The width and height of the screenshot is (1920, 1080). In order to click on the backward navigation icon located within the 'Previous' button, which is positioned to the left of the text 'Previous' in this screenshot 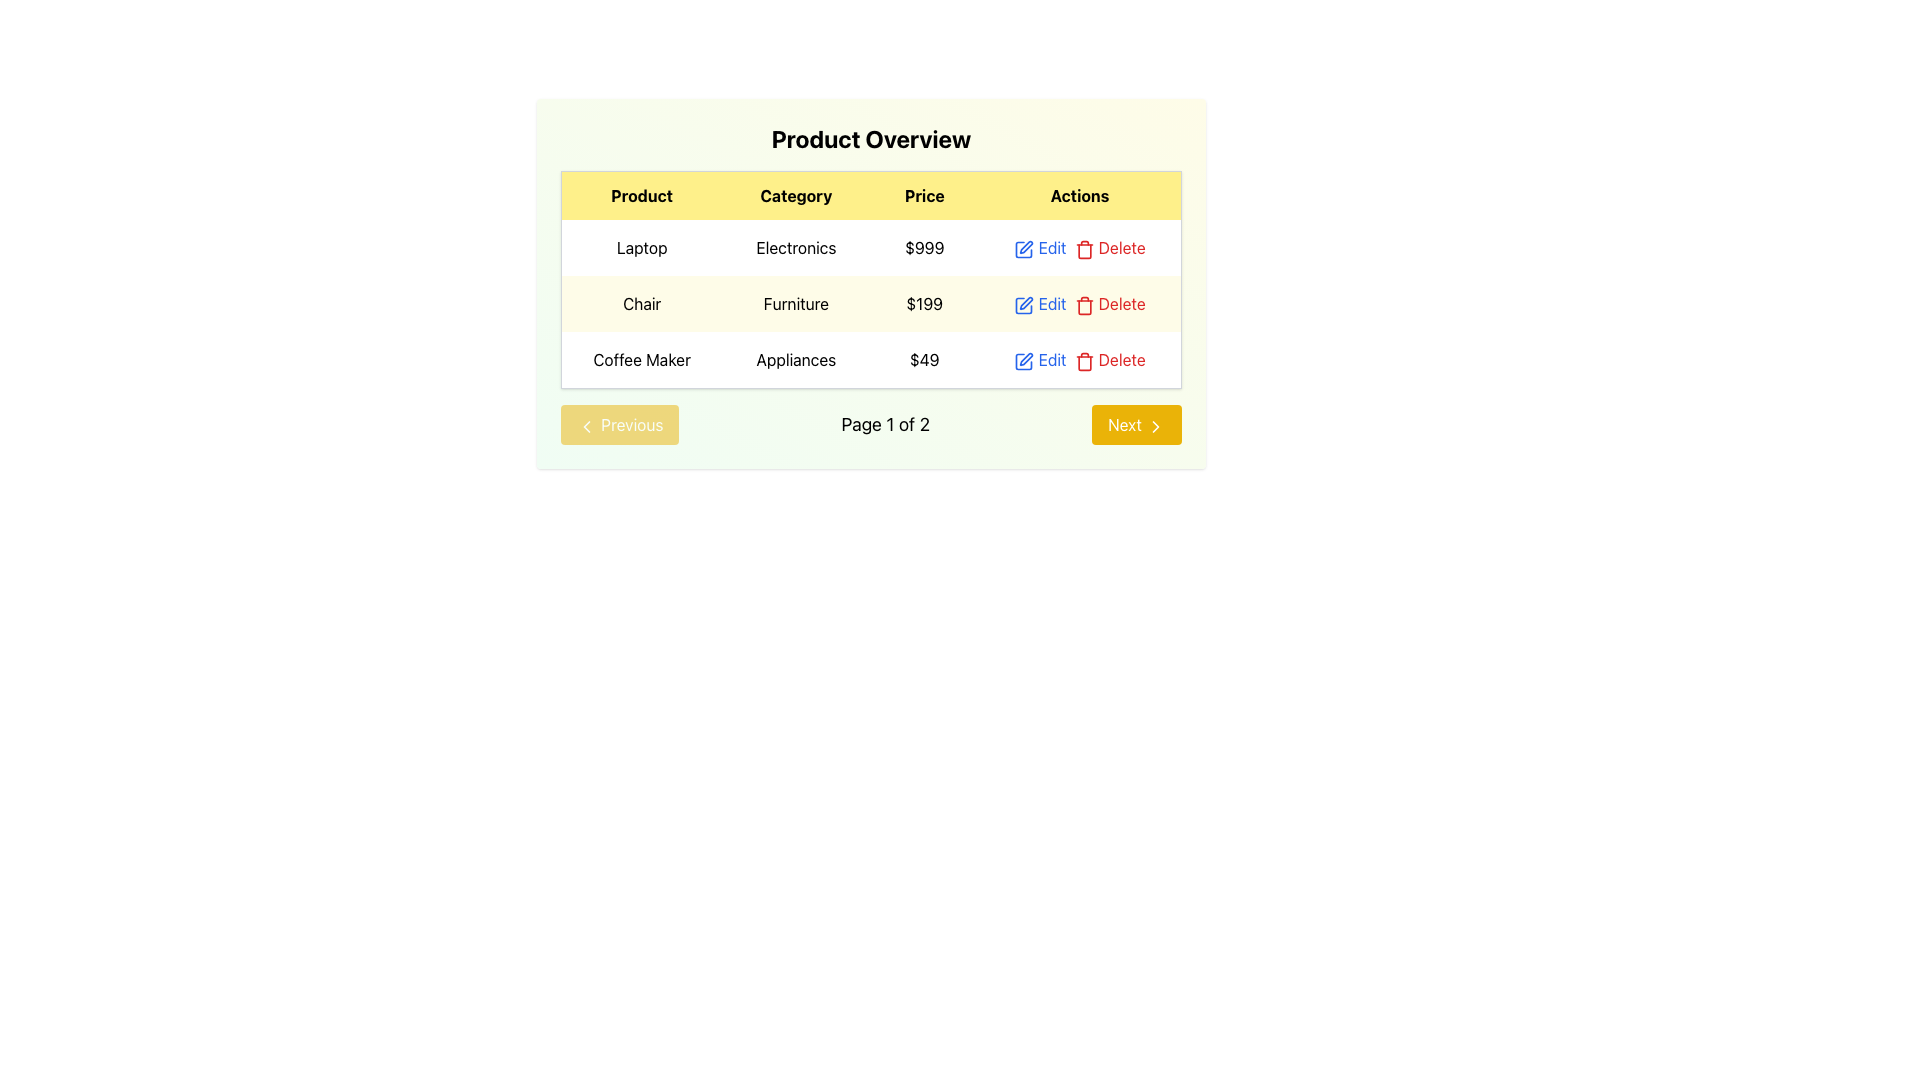, I will do `click(585, 424)`.